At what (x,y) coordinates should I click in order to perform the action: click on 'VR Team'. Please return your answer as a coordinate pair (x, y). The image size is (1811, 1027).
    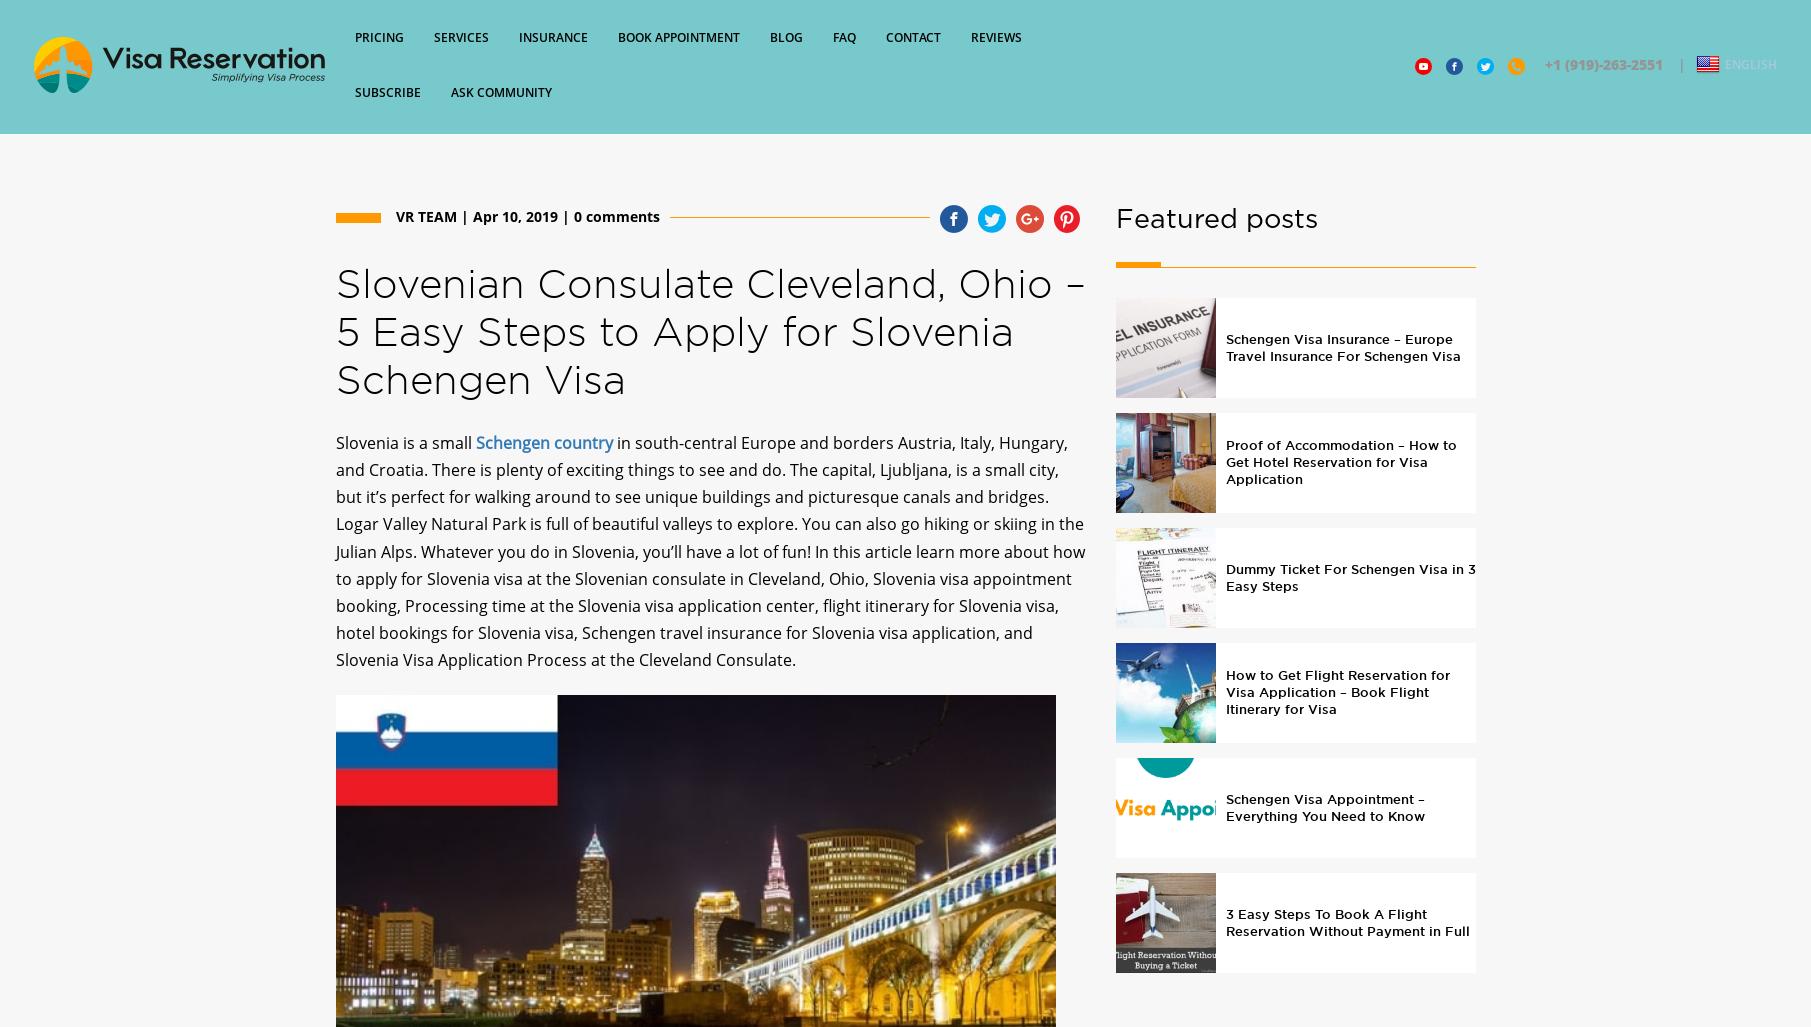
    Looking at the image, I should click on (425, 233).